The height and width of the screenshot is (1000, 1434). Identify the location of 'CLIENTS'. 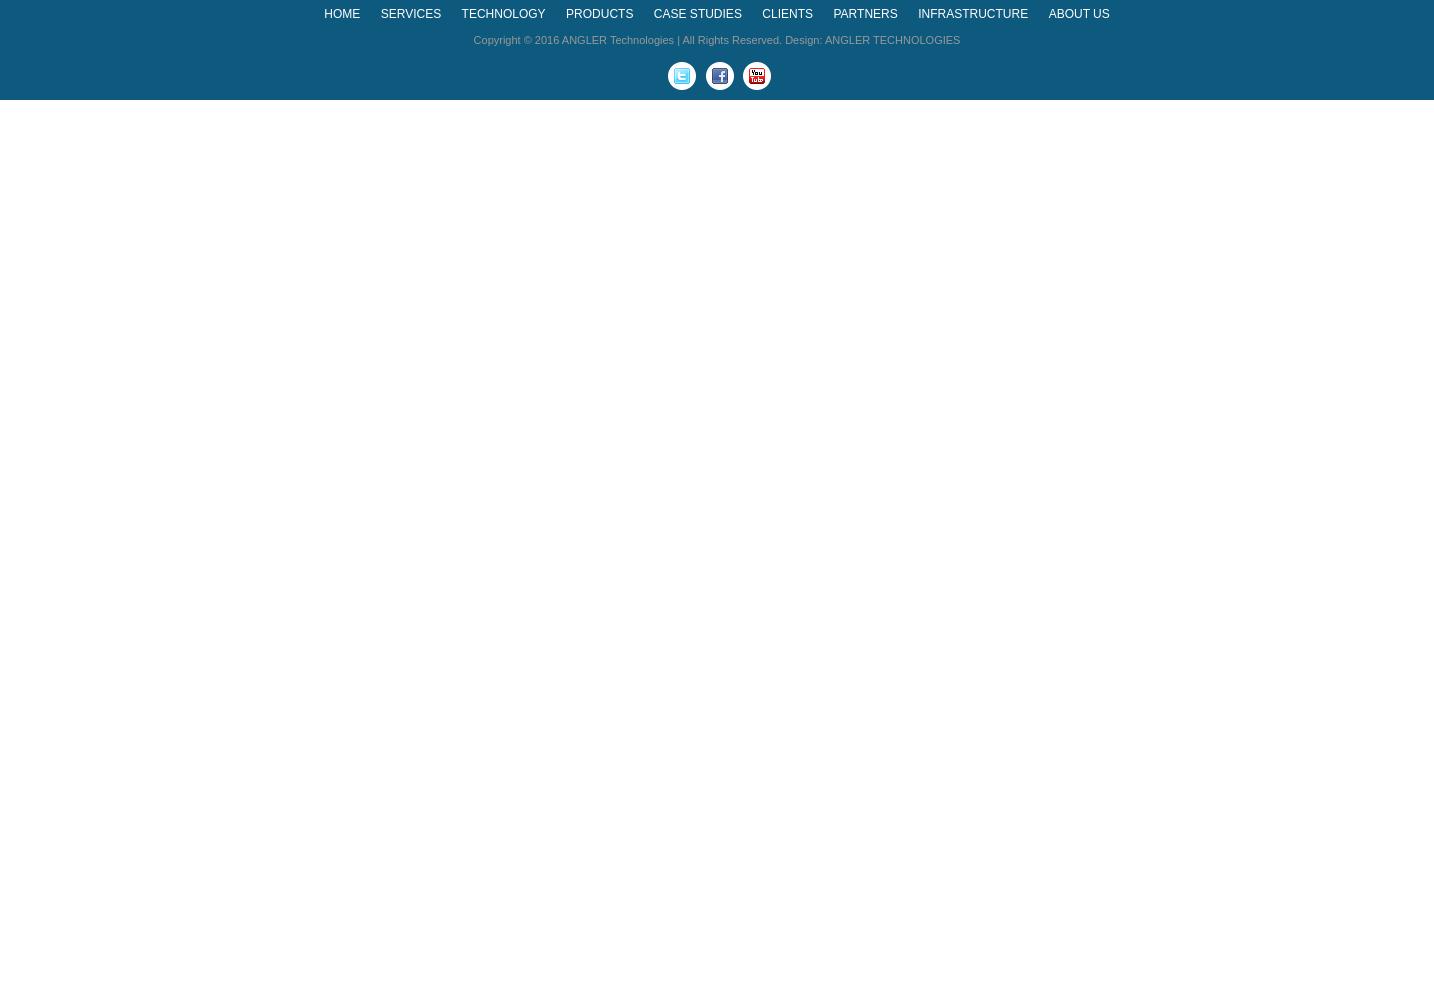
(786, 14).